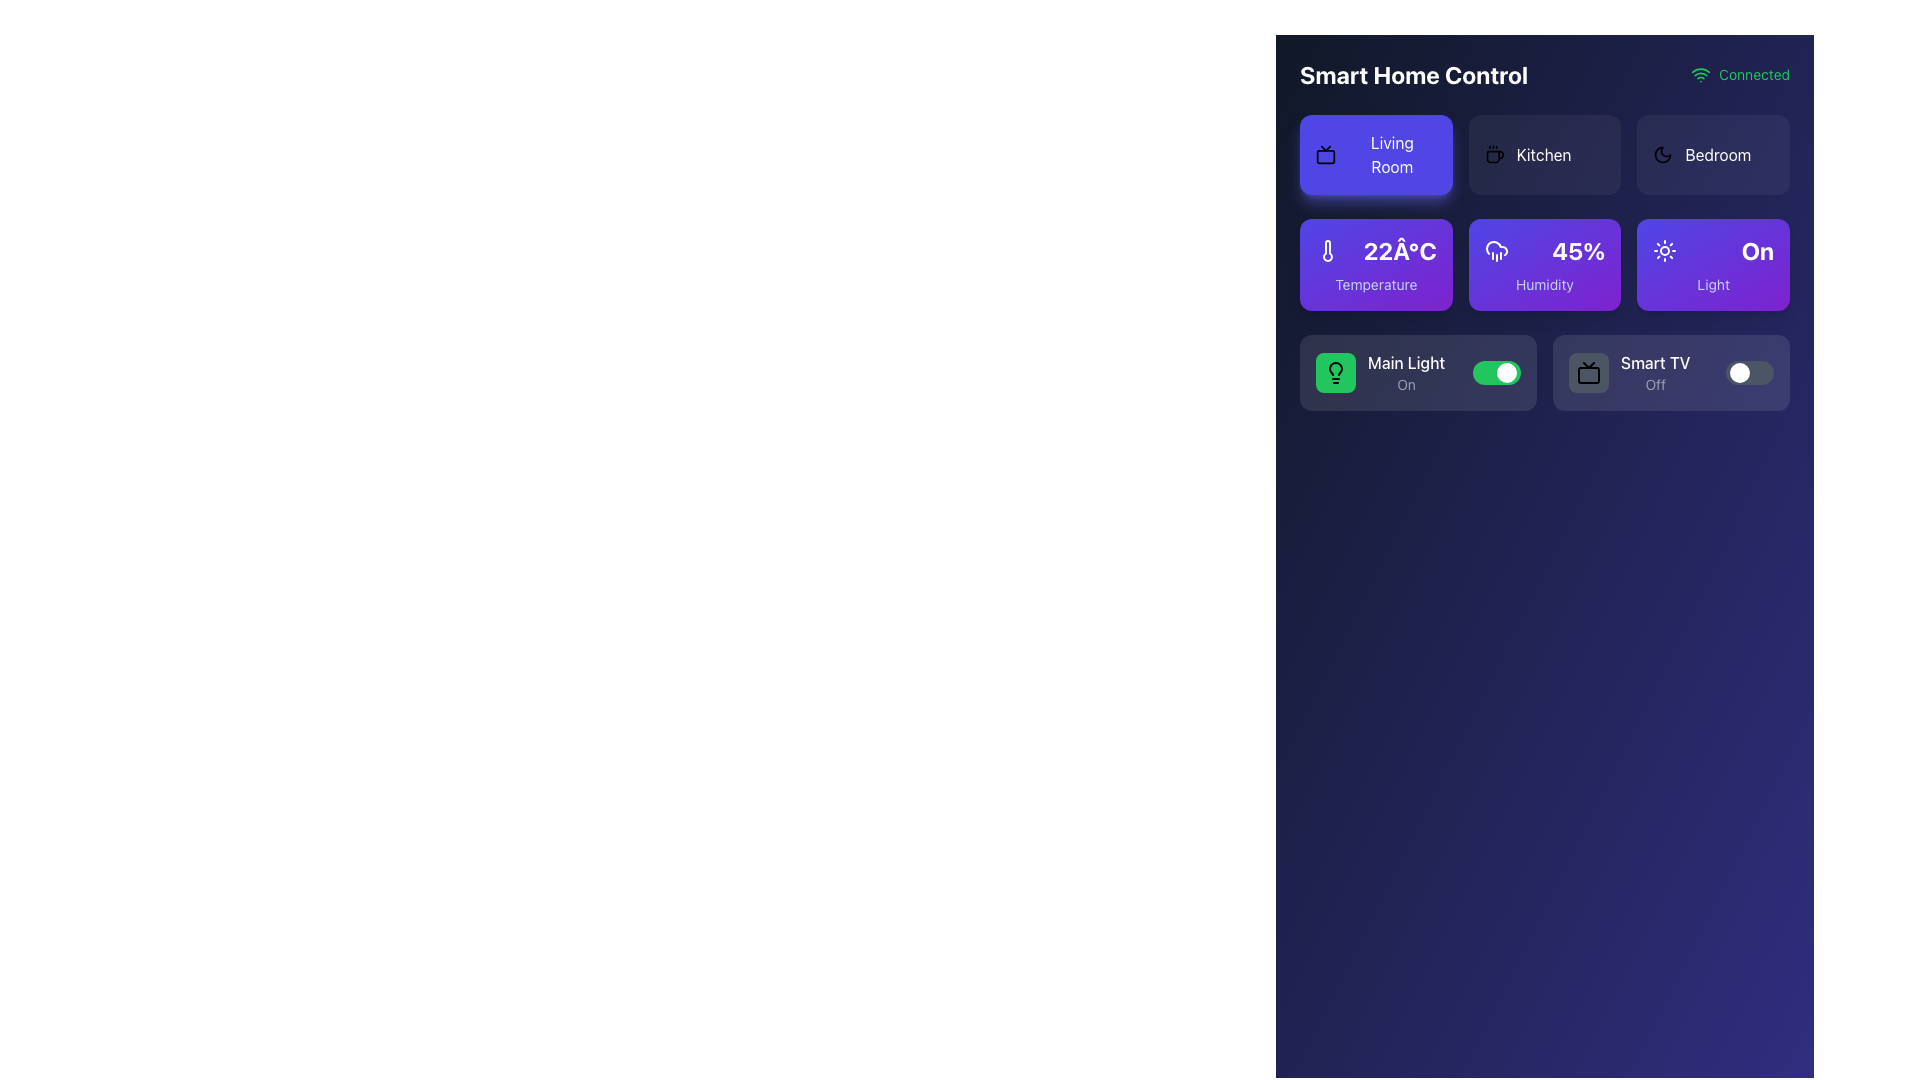 This screenshot has width=1920, height=1080. What do you see at coordinates (1756, 249) in the screenshot?
I see `the text label displaying 'On' in bold, extra-large white font, located at the lower-left corner of the purple button labeled 'Light'` at bounding box center [1756, 249].